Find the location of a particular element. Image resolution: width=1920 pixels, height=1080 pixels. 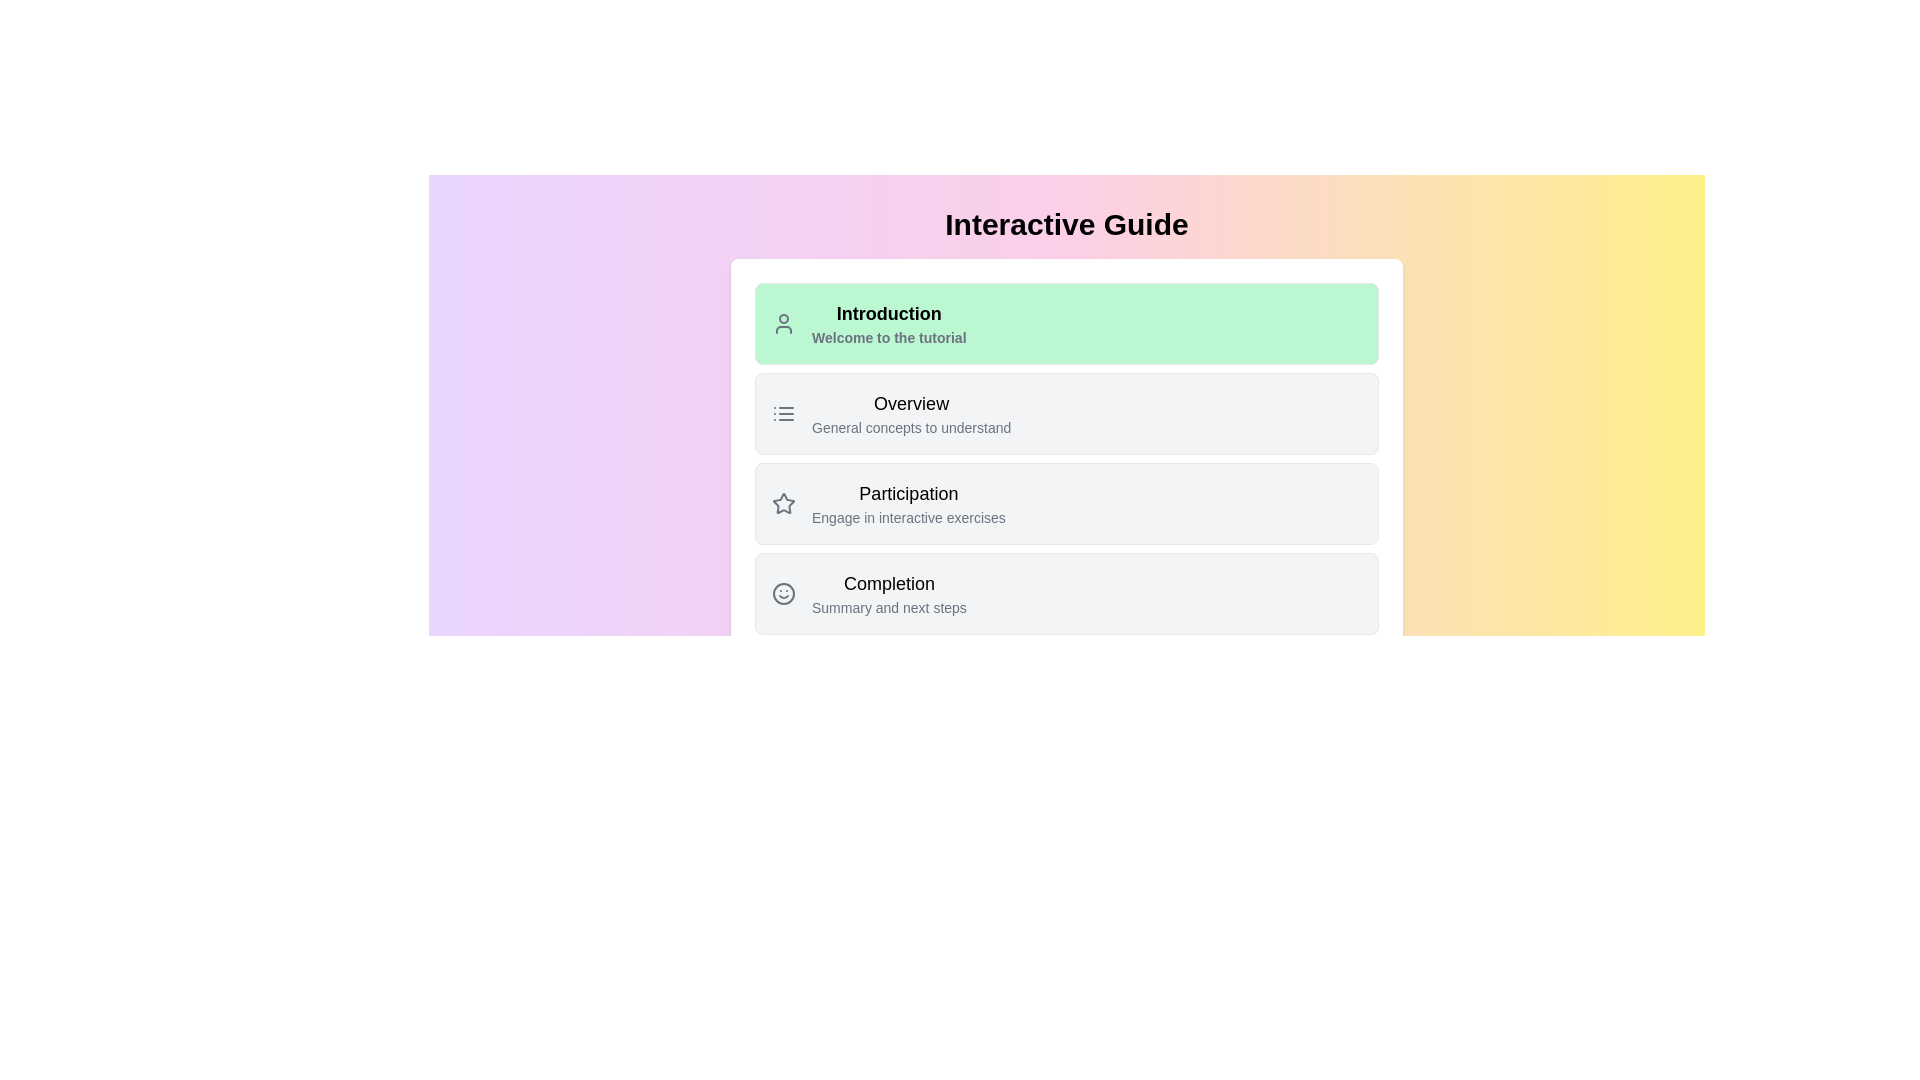

the 'Interactive Guide' text header, which is prominently displayed at the top center of the user interface with a bold, large black font against a gradient background is located at coordinates (1065, 224).